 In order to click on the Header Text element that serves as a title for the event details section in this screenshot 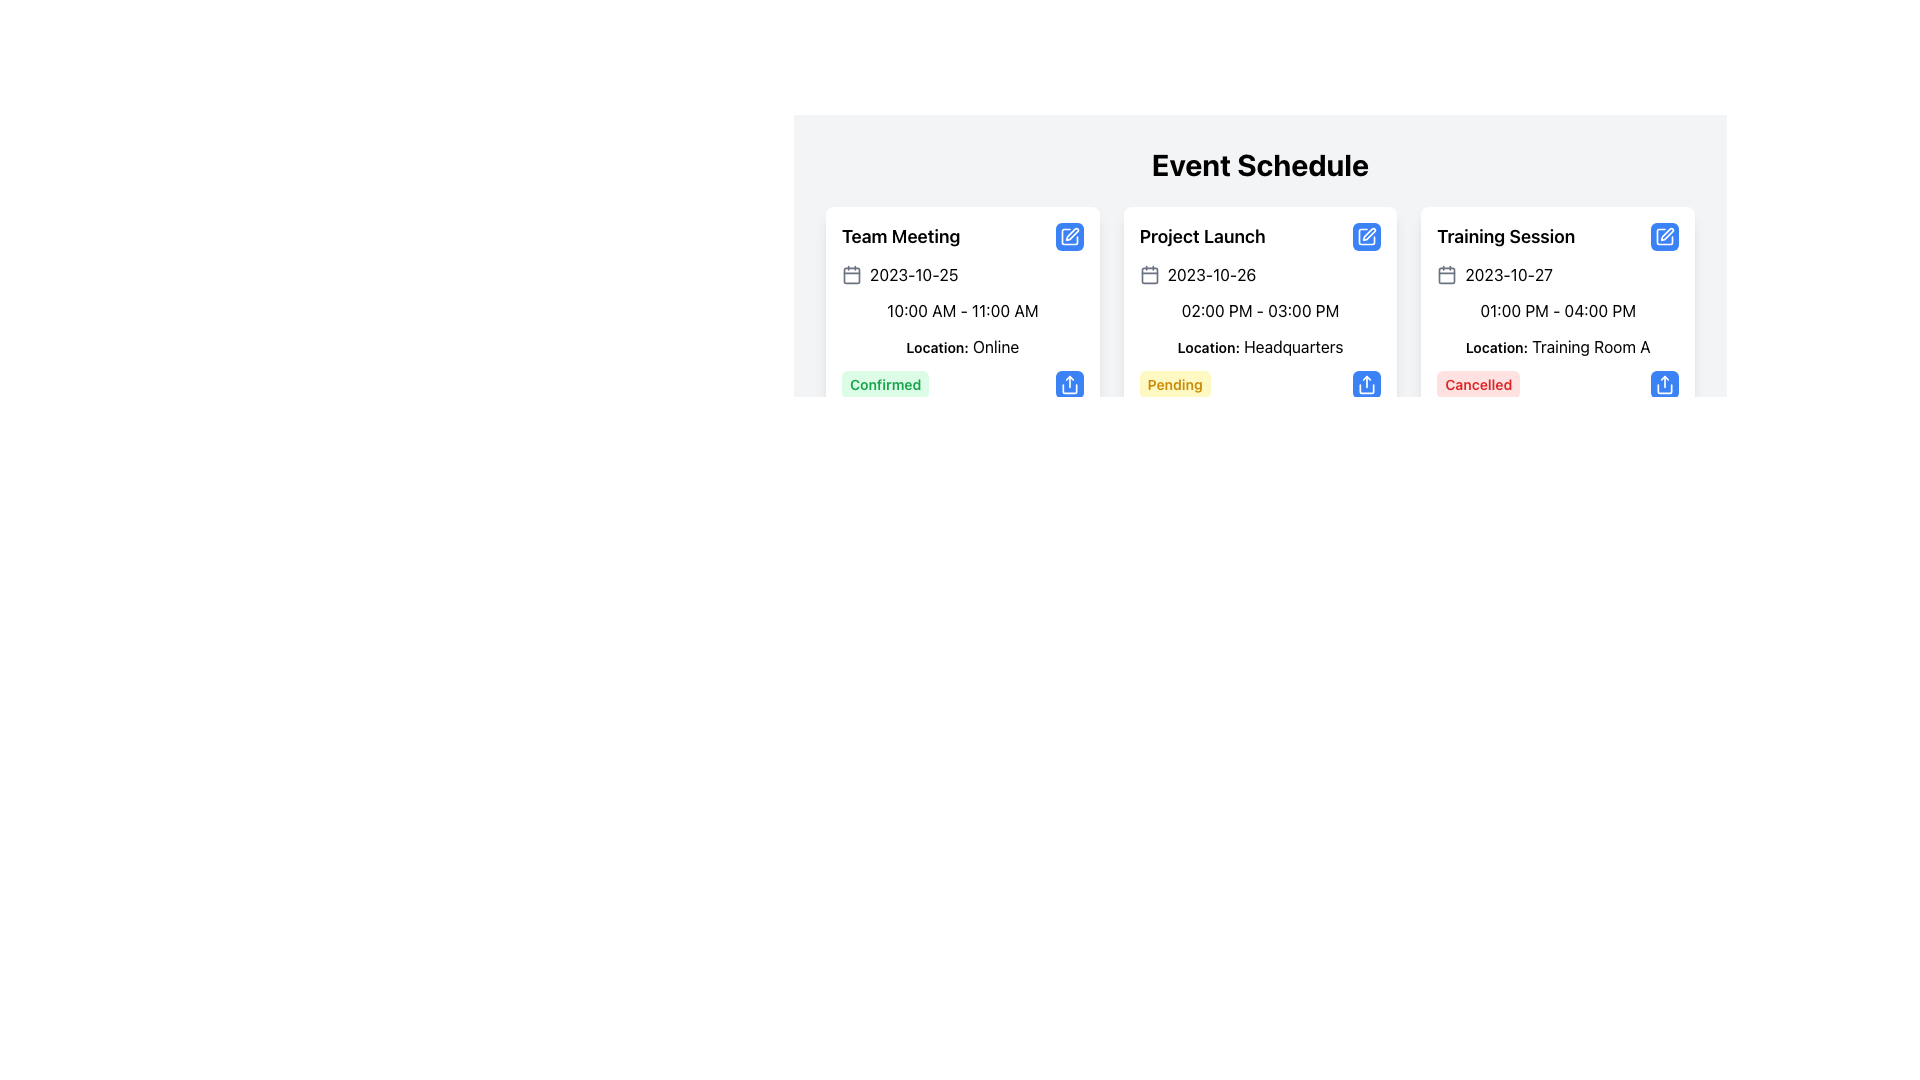, I will do `click(1259, 164)`.